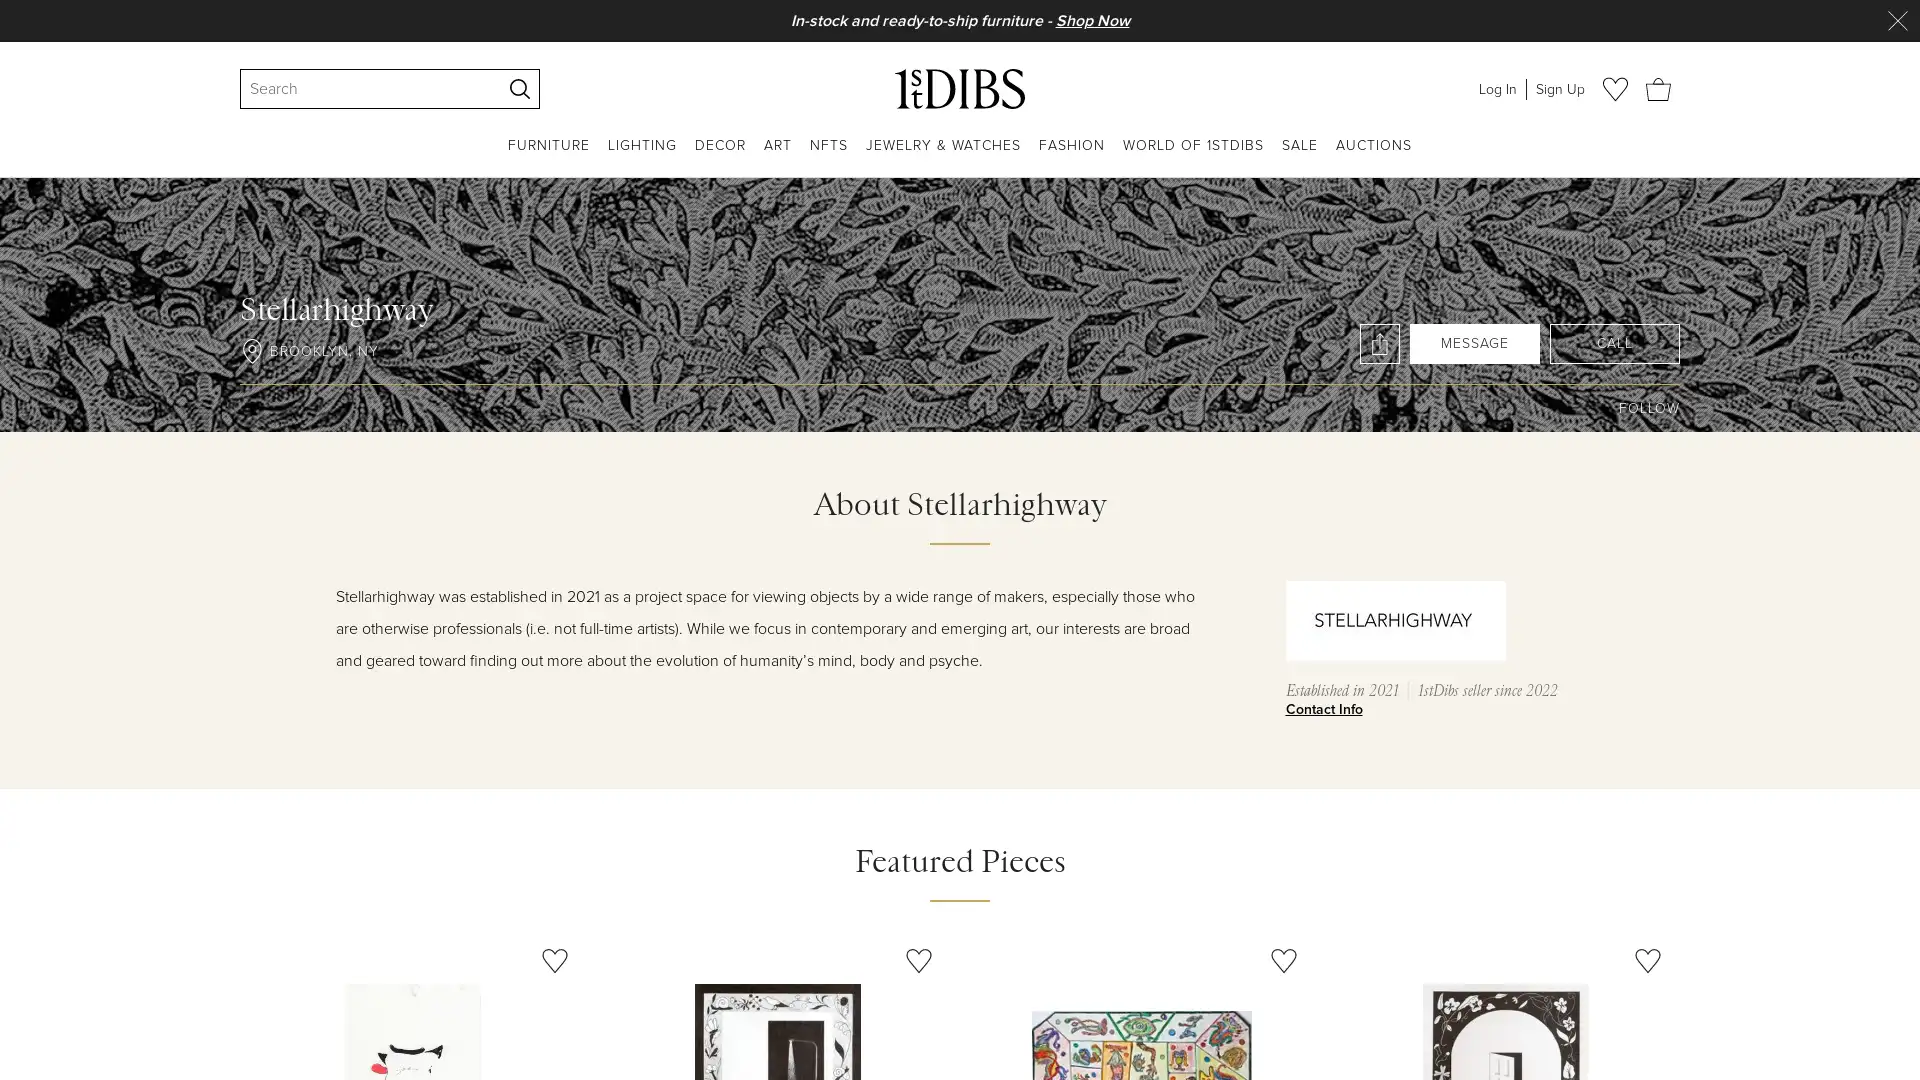 The height and width of the screenshot is (1080, 1920). What do you see at coordinates (519, 87) in the screenshot?
I see `Search` at bounding box center [519, 87].